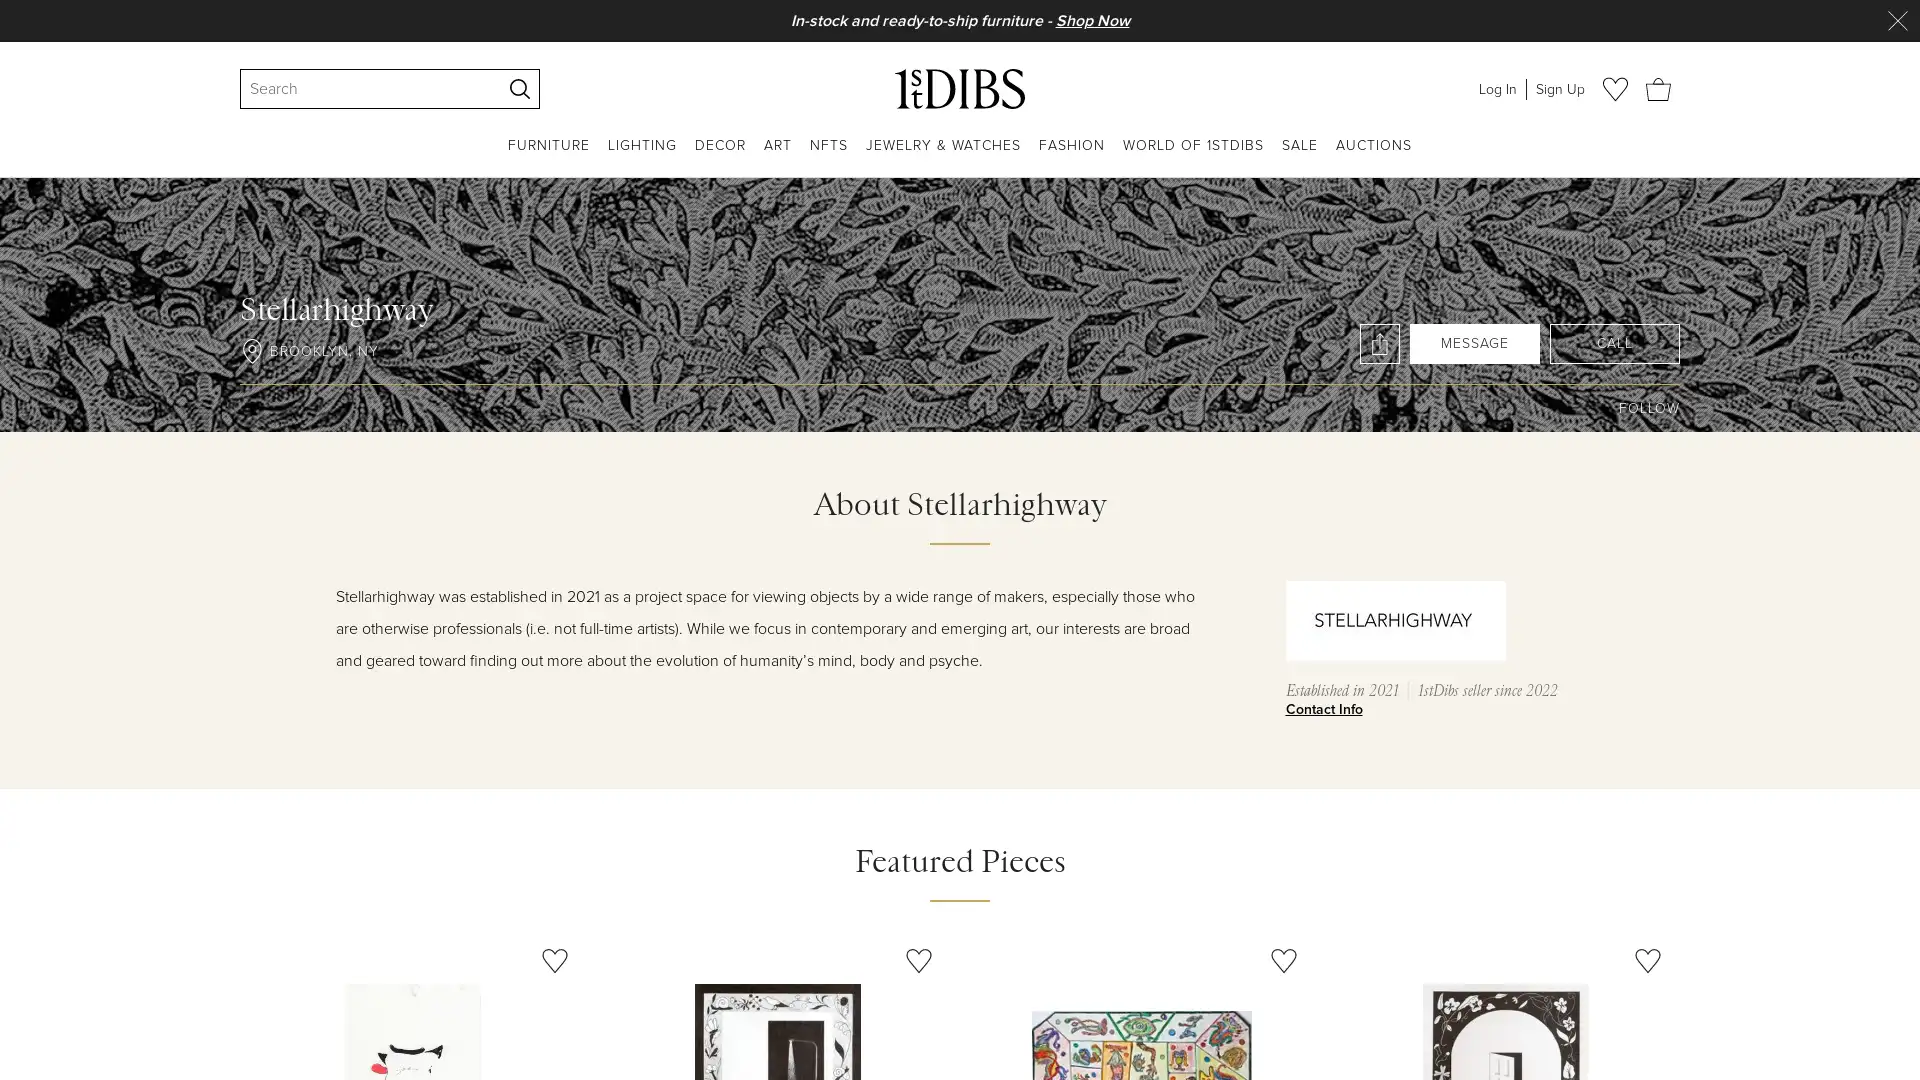 The height and width of the screenshot is (1080, 1920). What do you see at coordinates (519, 87) in the screenshot?
I see `Search` at bounding box center [519, 87].